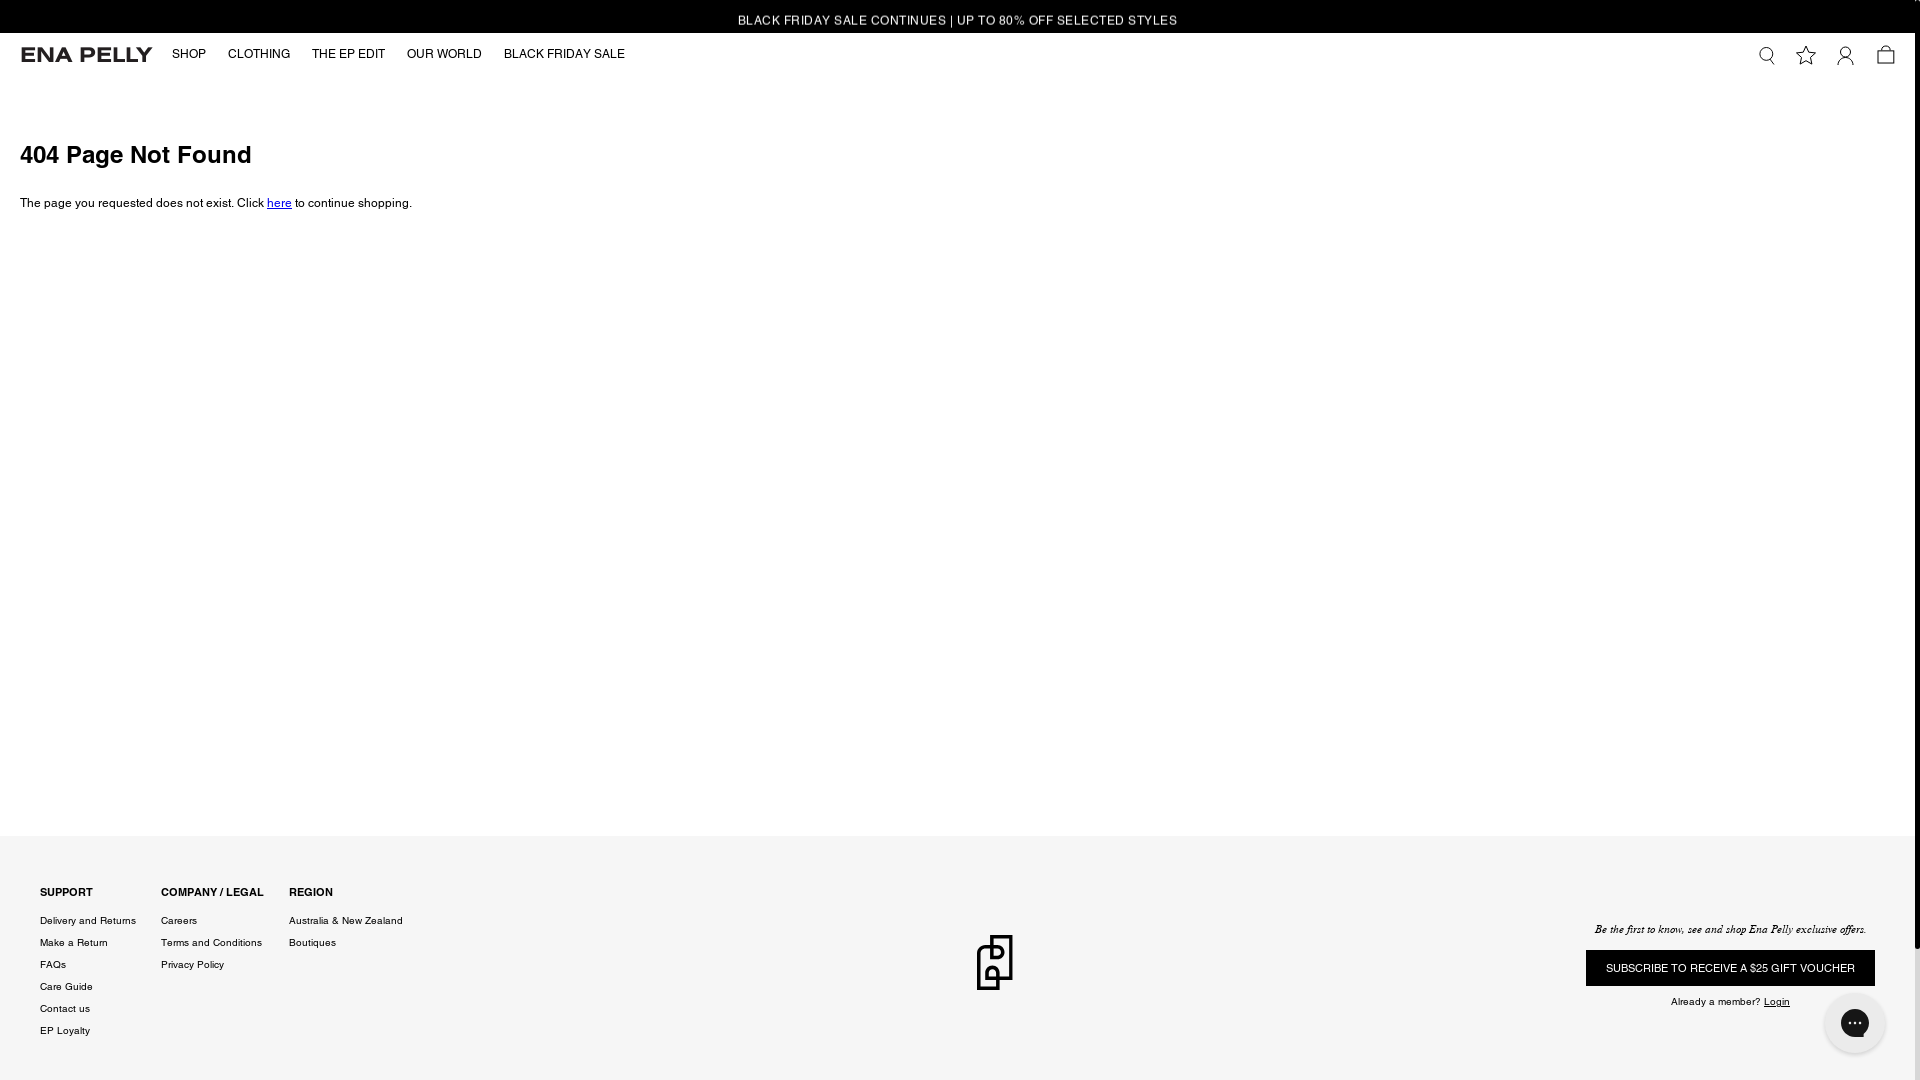  Describe the element at coordinates (192, 963) in the screenshot. I see `'Privacy Policy'` at that location.